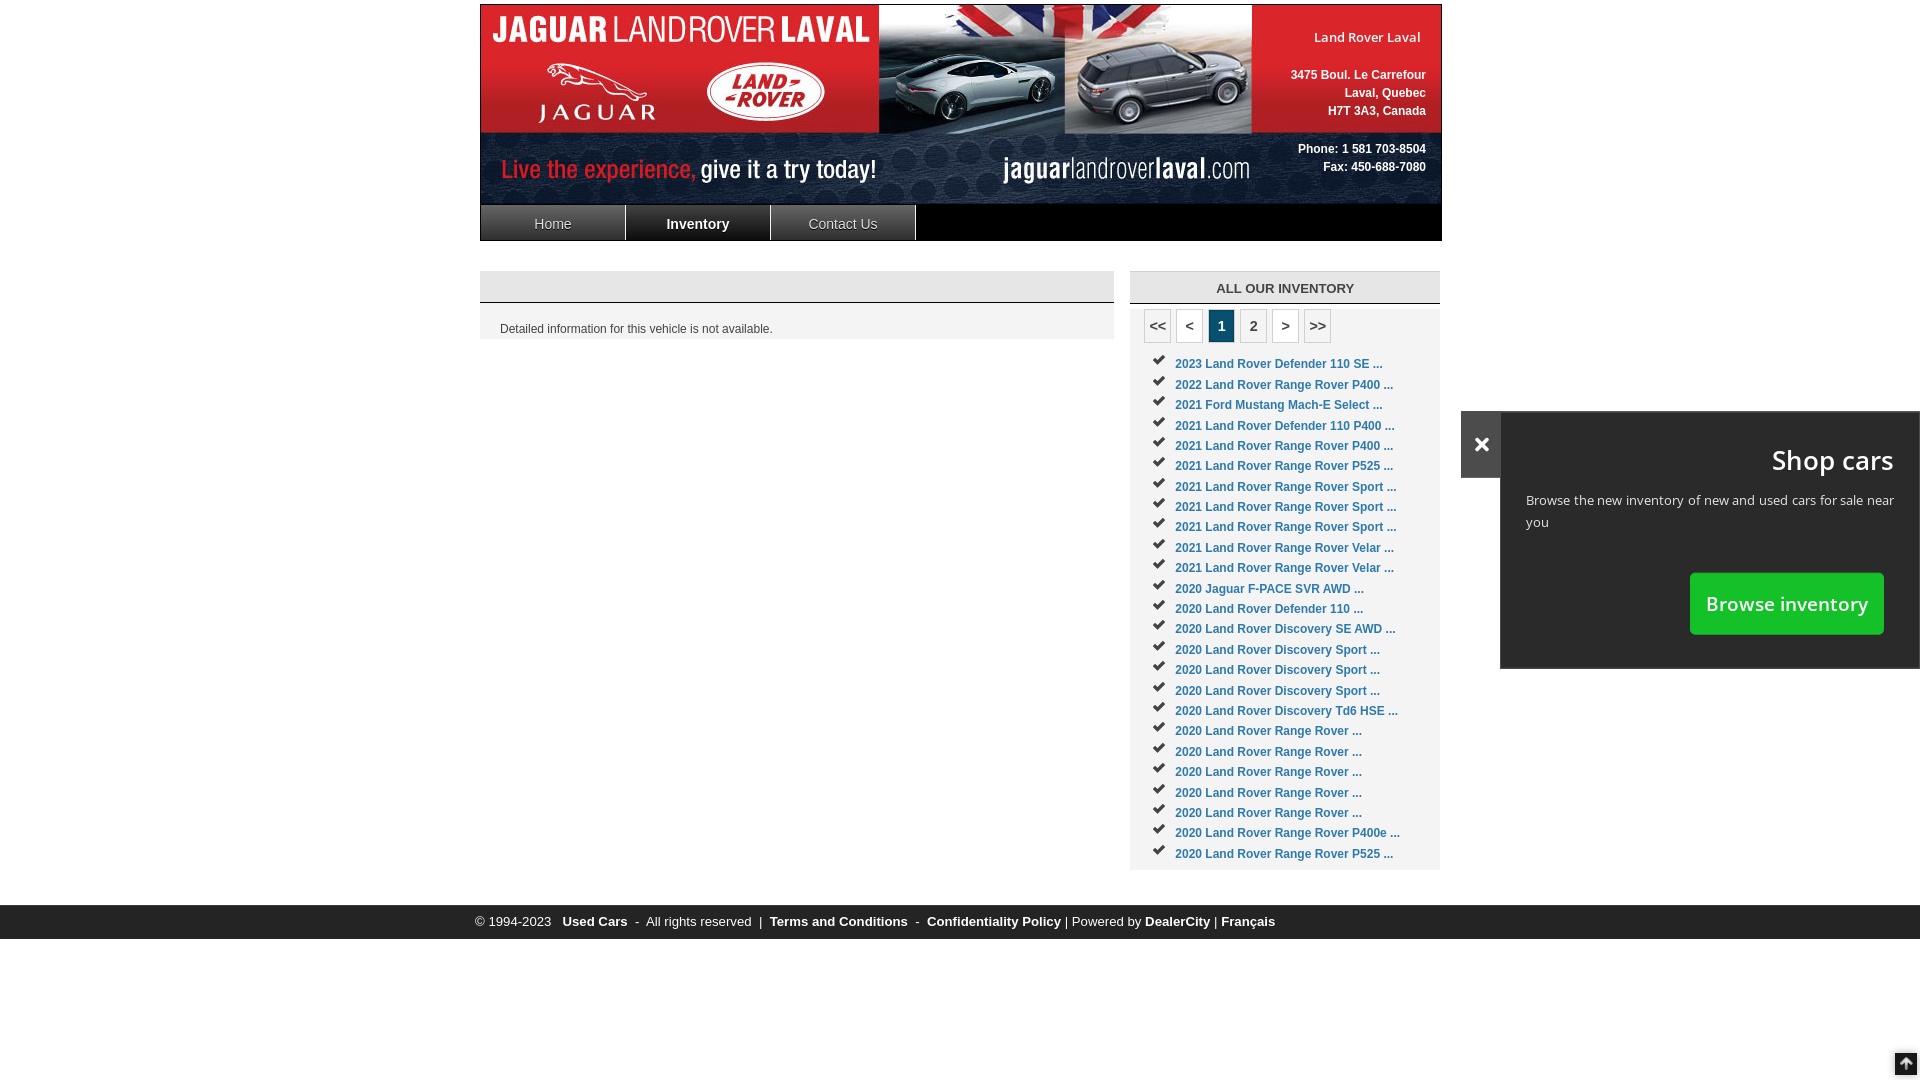 Image resolution: width=1920 pixels, height=1080 pixels. Describe the element at coordinates (1175, 445) in the screenshot. I see `'2021 Land Rover Range Rover P400 ...'` at that location.